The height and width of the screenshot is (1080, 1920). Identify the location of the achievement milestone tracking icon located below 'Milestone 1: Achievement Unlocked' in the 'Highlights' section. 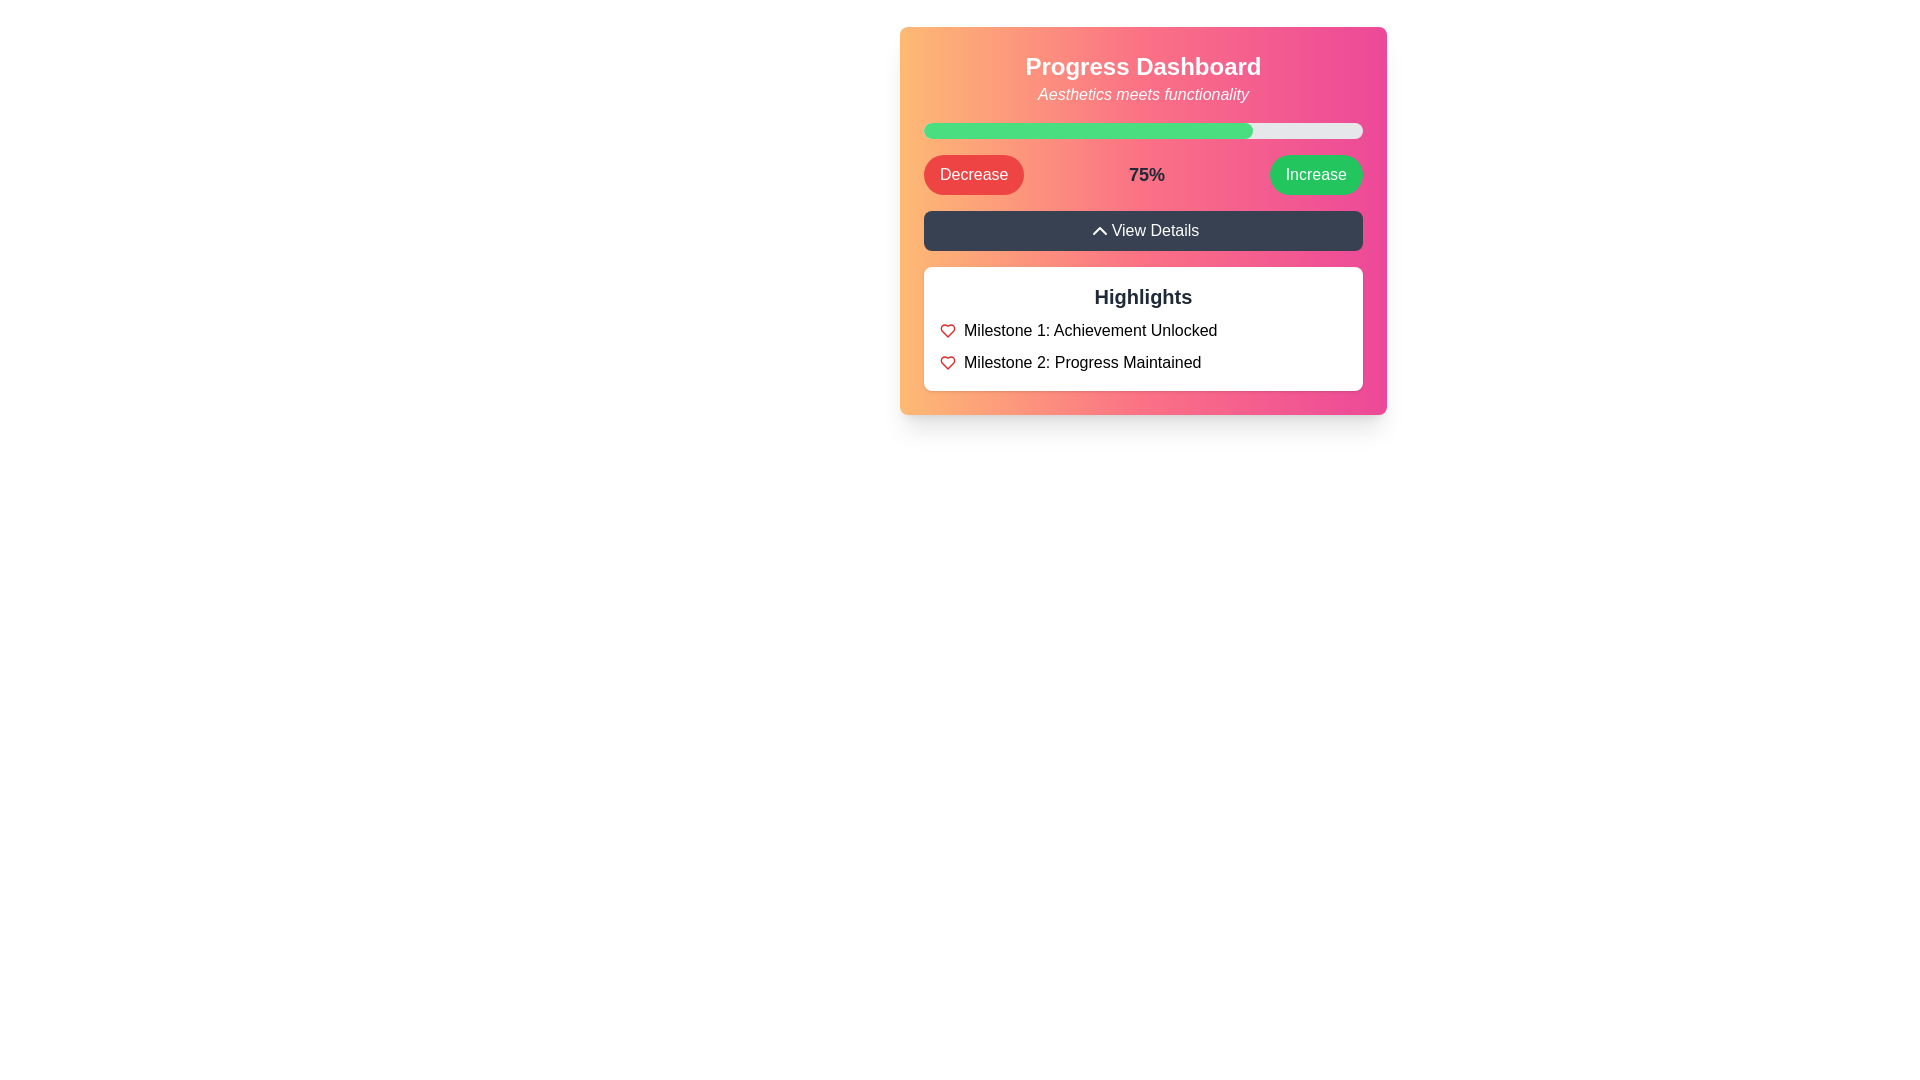
(947, 330).